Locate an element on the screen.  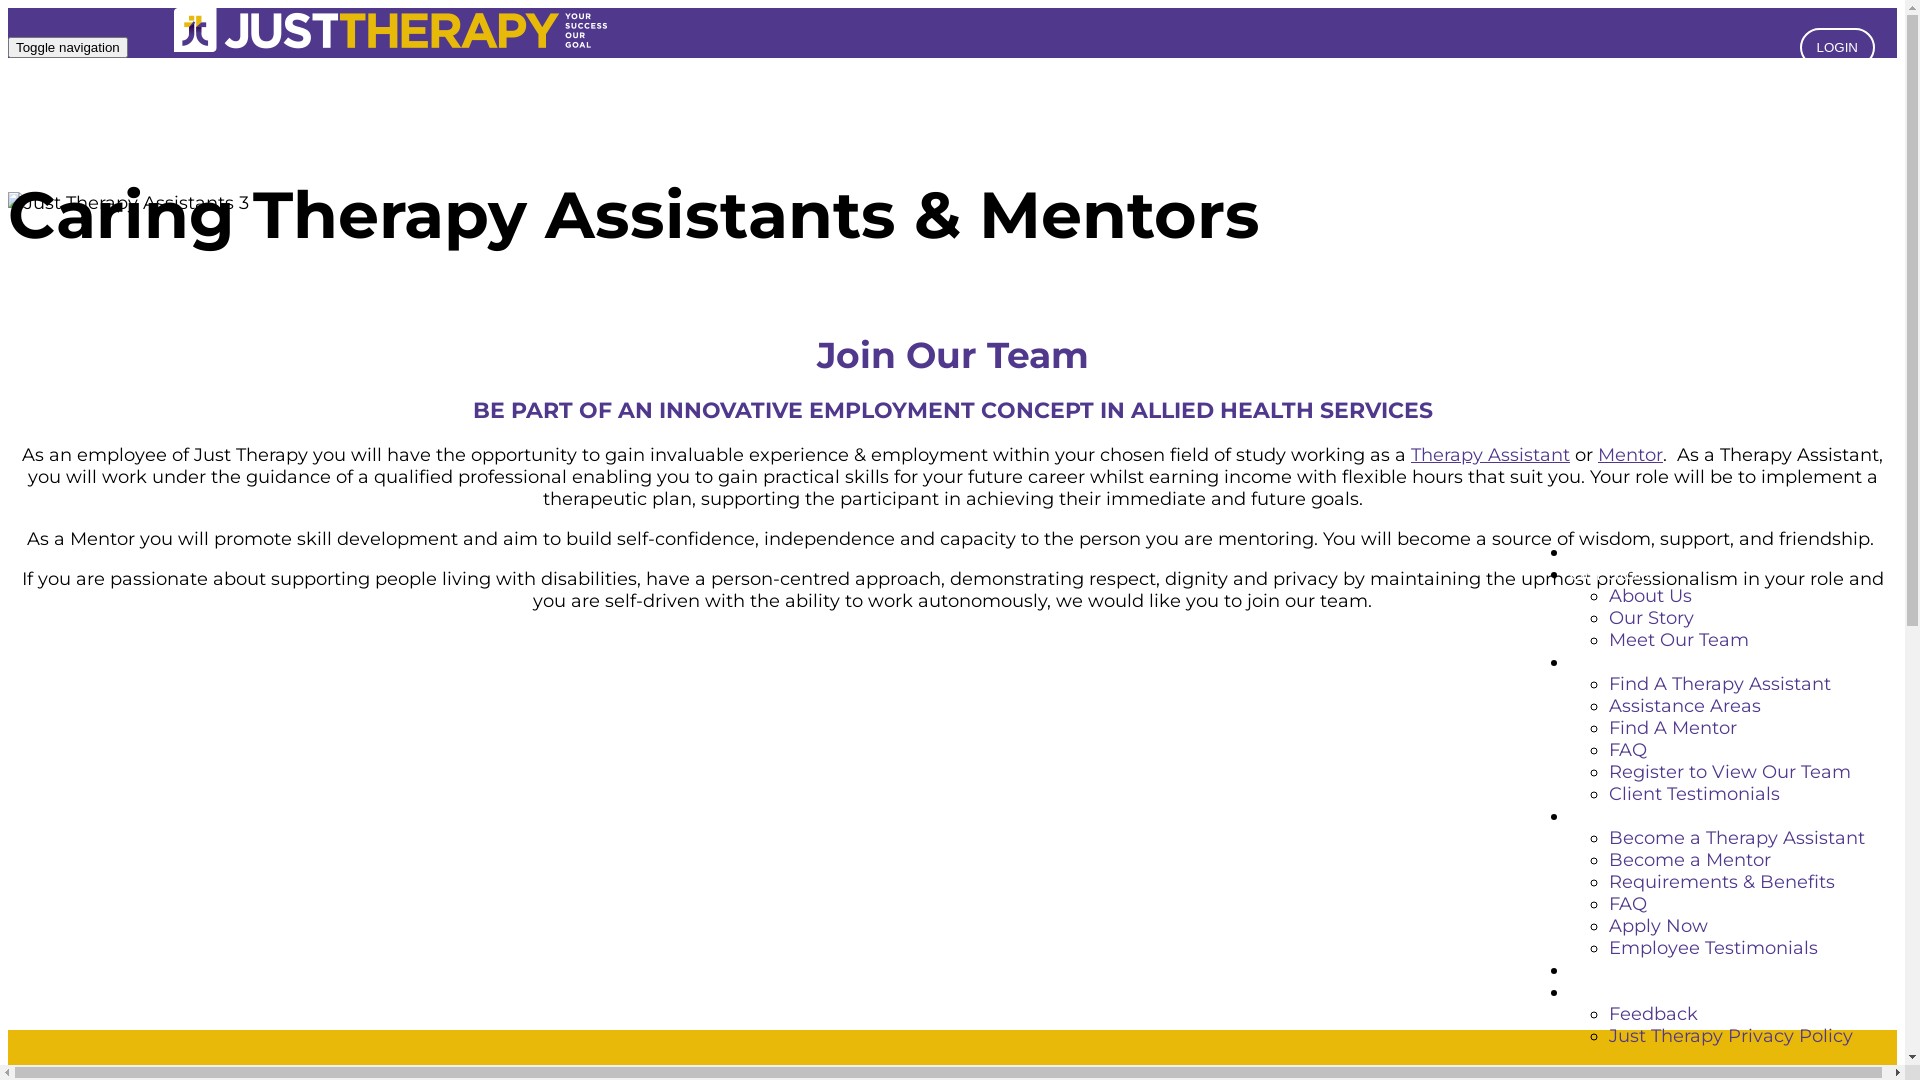
'Mentor' is located at coordinates (1630, 455).